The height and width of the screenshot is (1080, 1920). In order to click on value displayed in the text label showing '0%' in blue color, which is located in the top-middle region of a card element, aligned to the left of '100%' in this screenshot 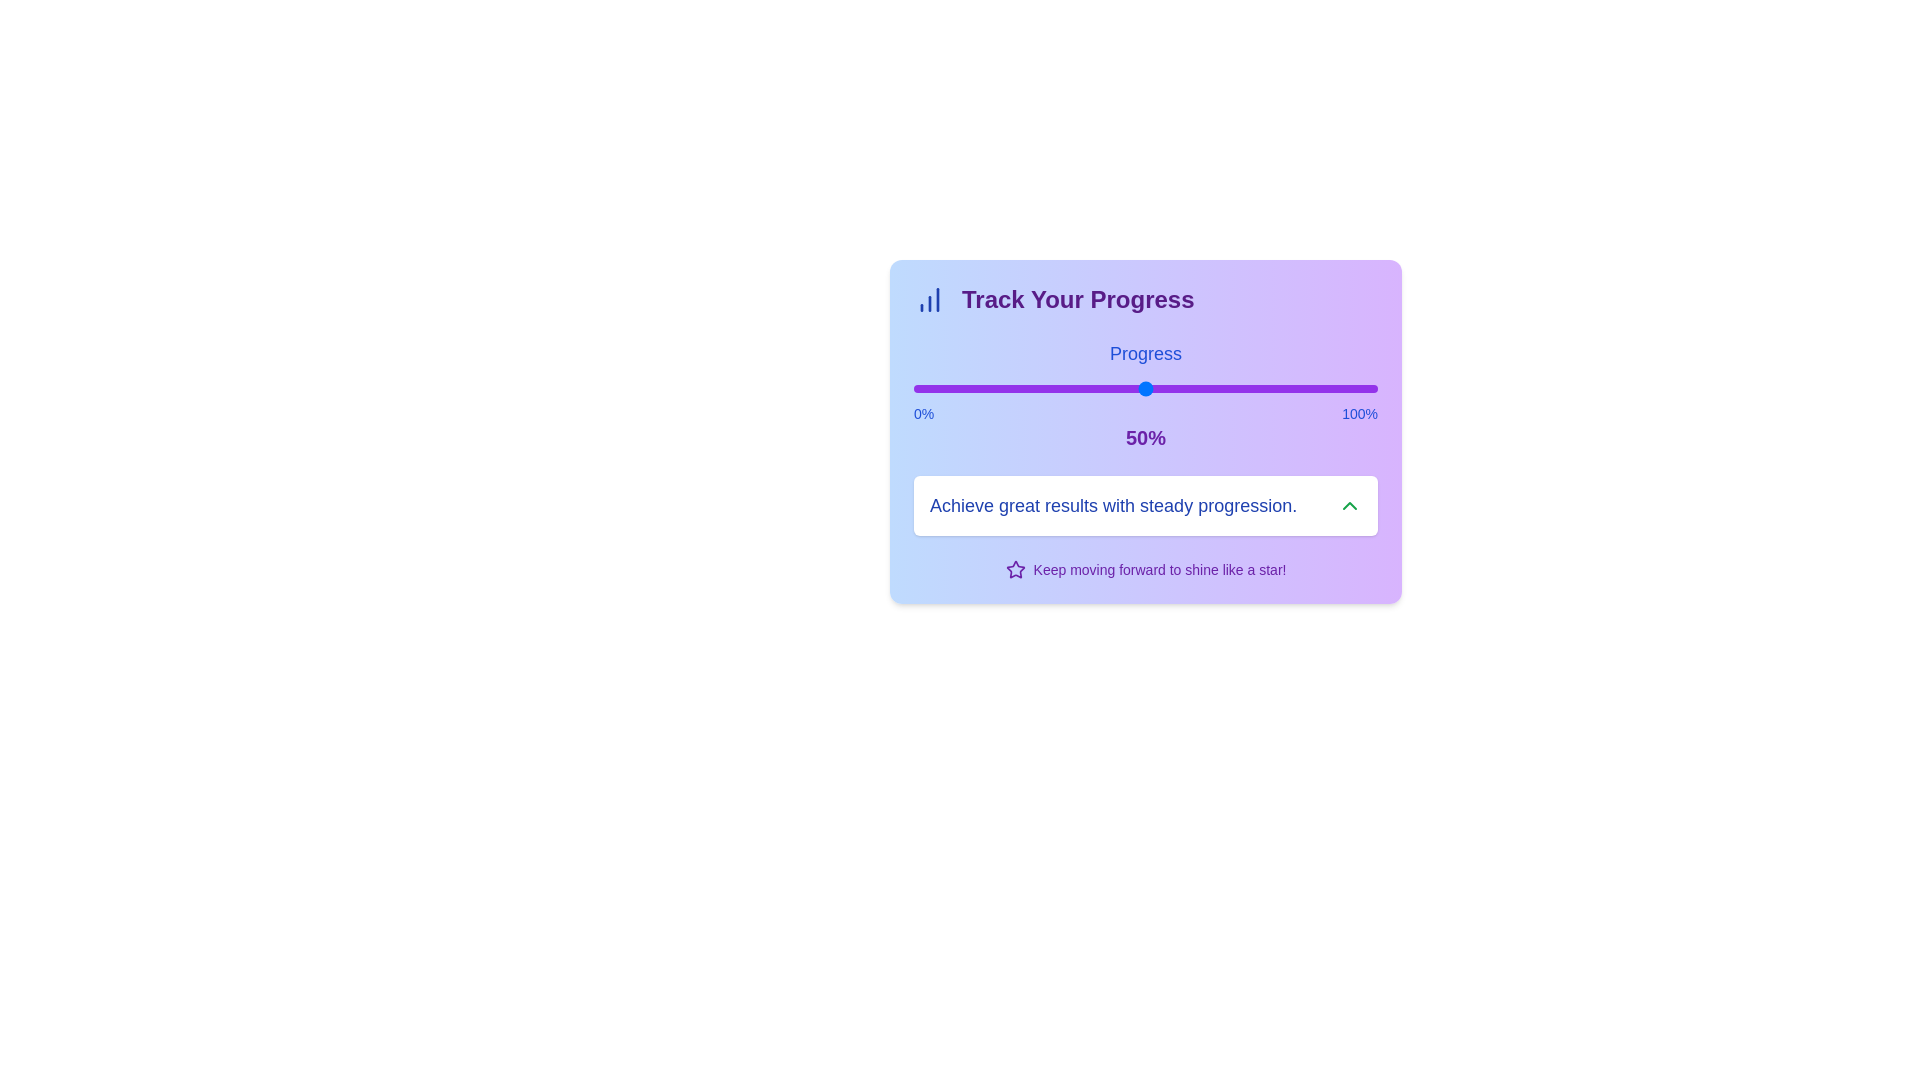, I will do `click(923, 412)`.